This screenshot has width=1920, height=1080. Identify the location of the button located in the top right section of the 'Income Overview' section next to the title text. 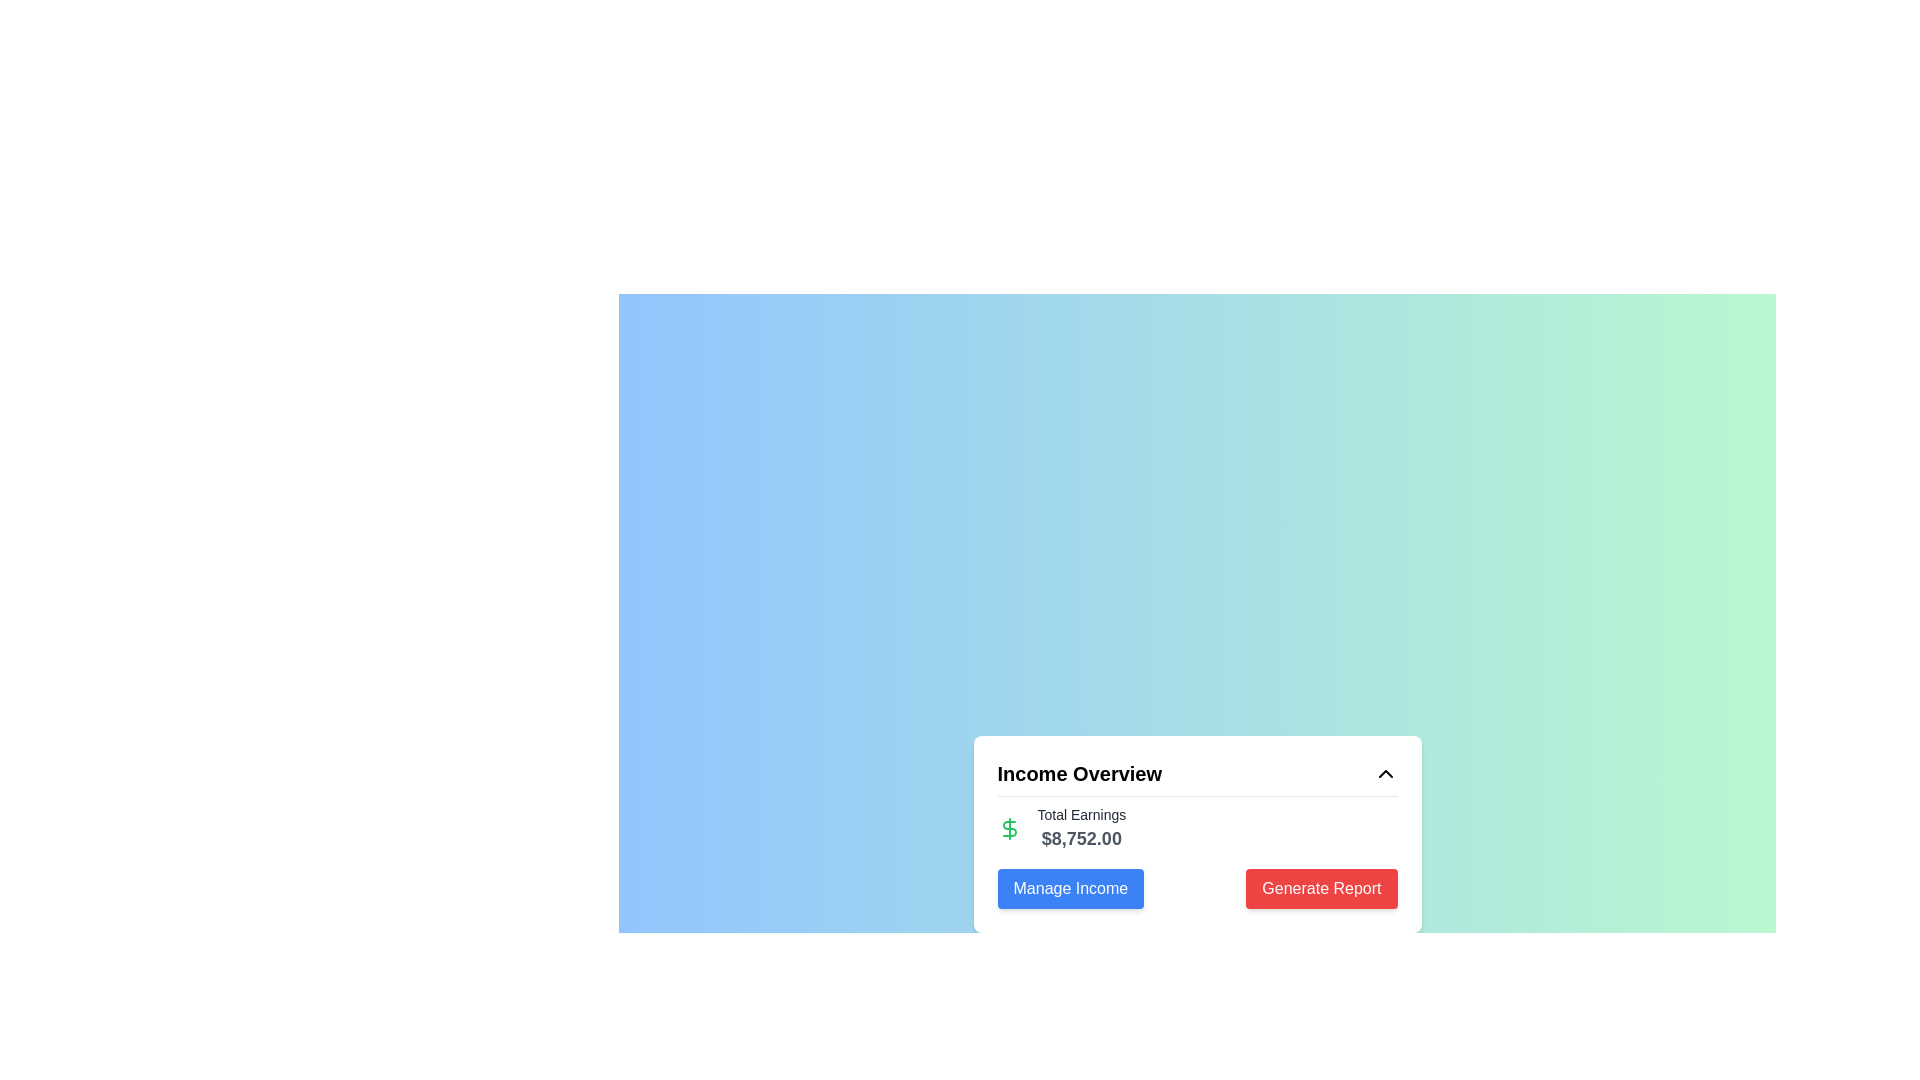
(1384, 772).